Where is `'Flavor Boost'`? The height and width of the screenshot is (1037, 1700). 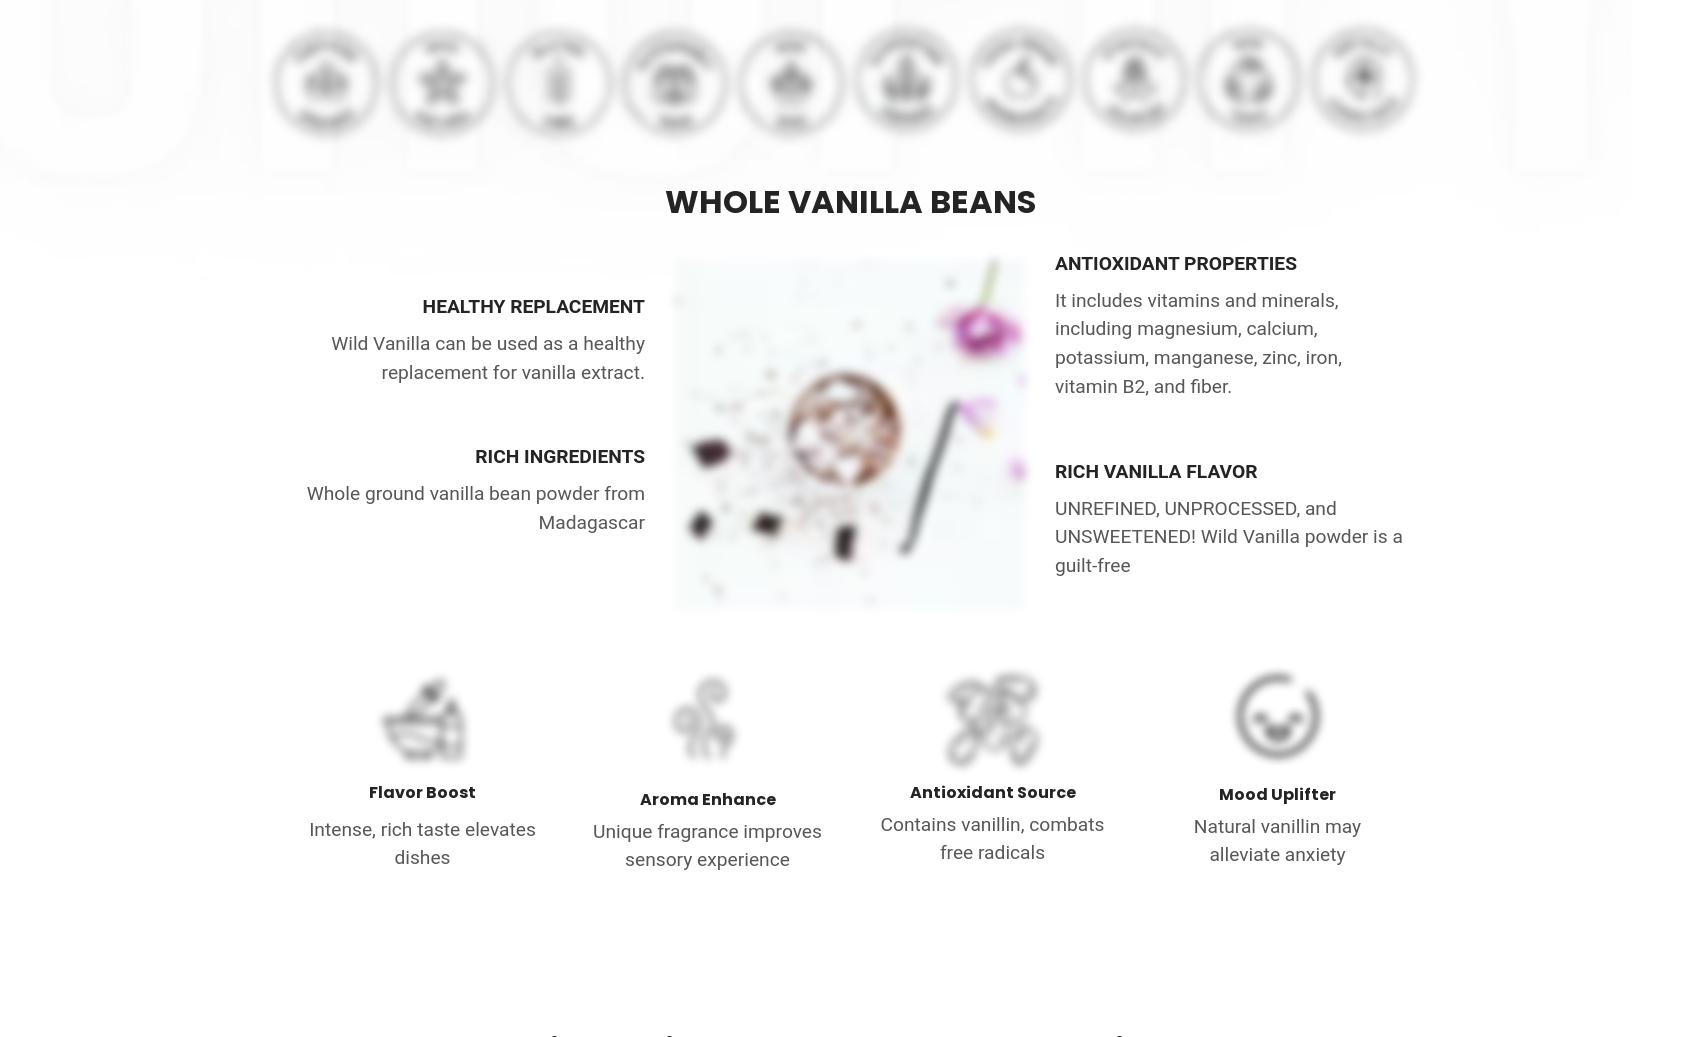 'Flavor Boost' is located at coordinates (421, 792).